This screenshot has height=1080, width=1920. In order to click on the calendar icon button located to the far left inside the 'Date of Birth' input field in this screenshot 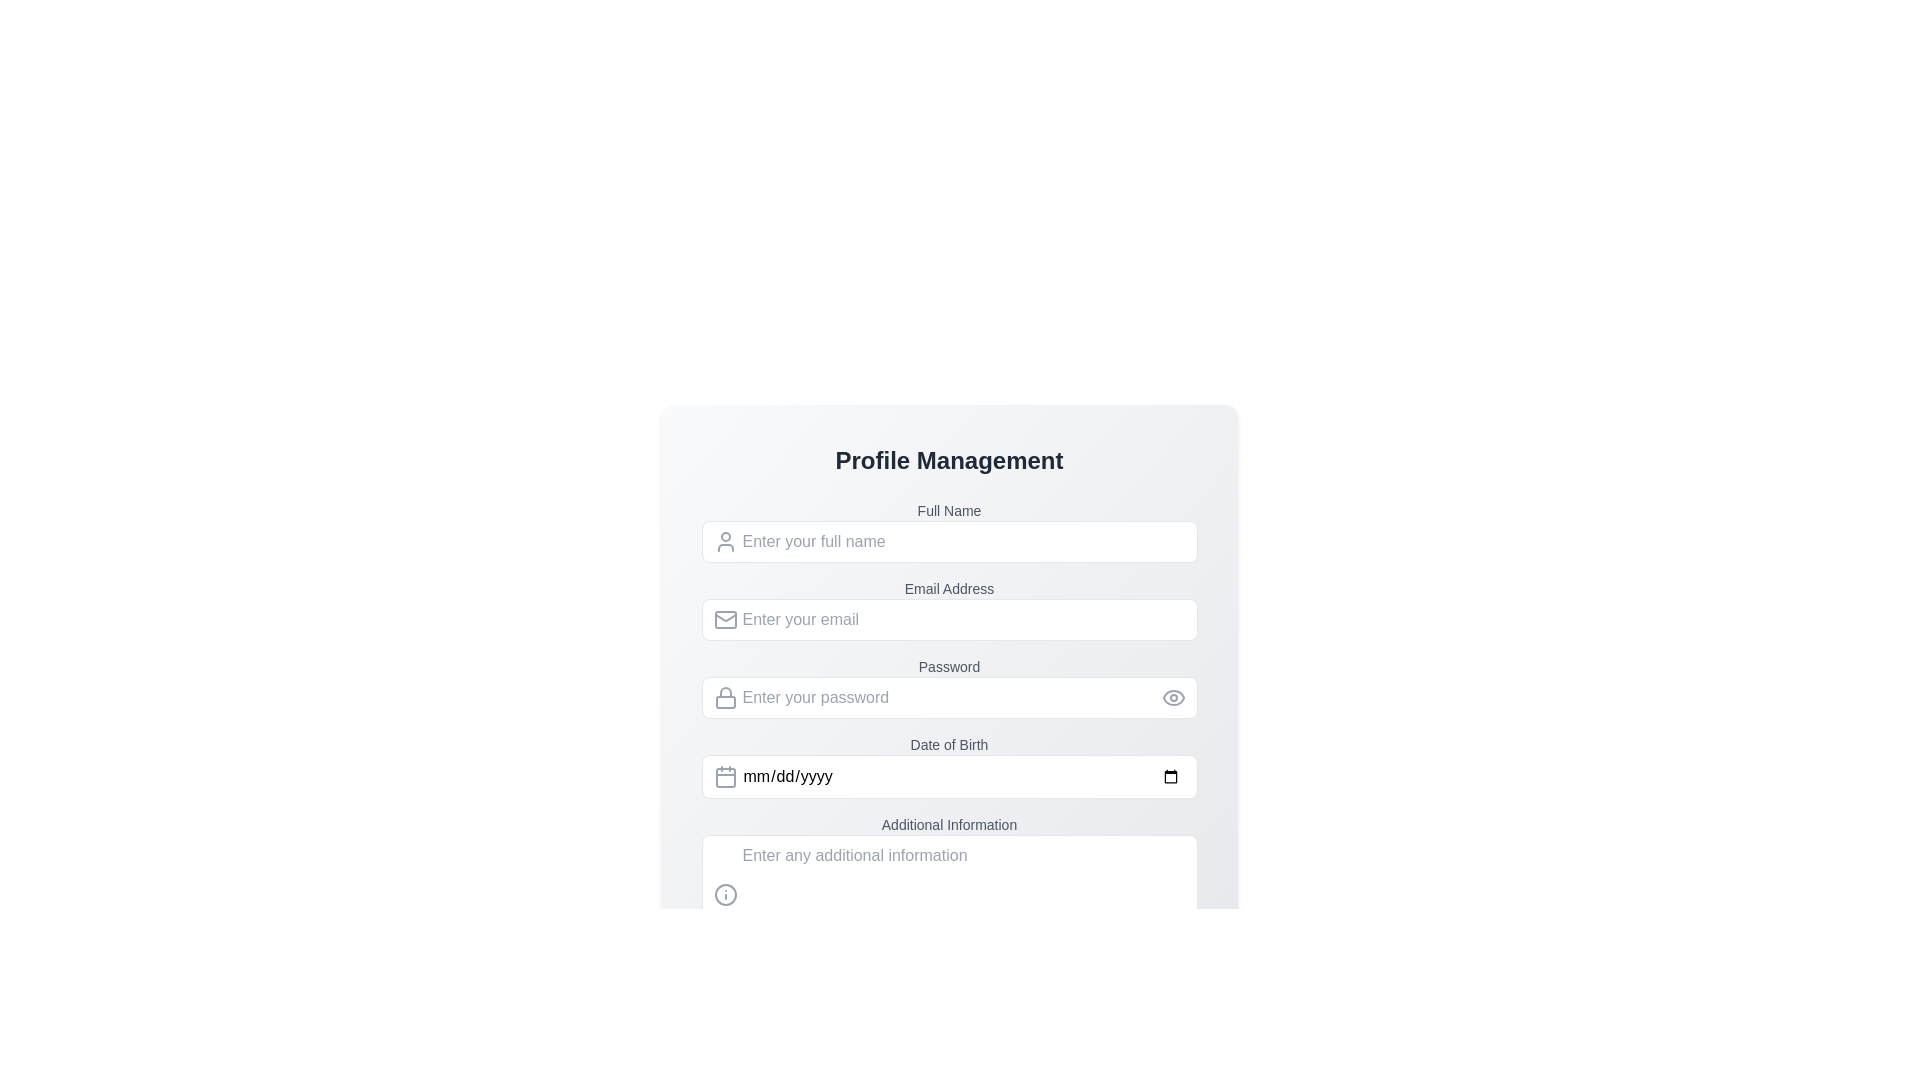, I will do `click(724, 775)`.